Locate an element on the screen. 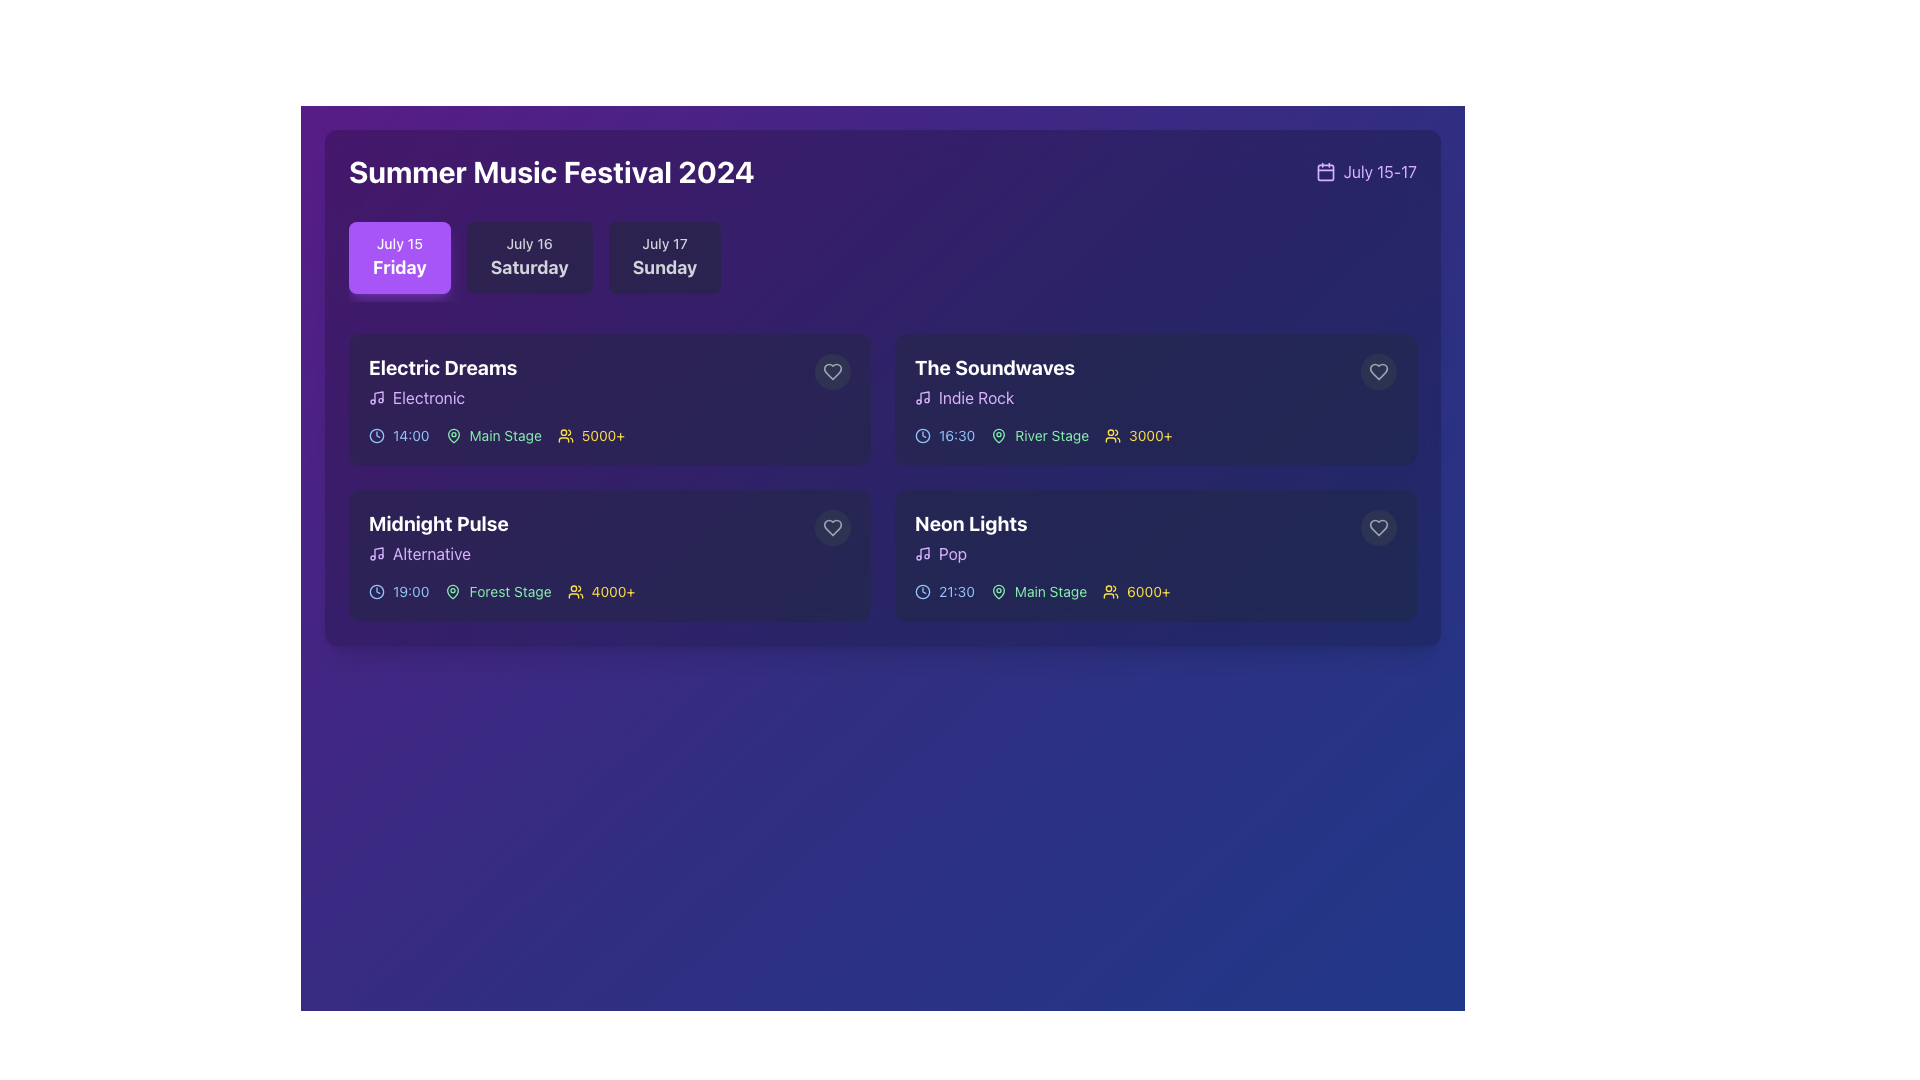 The width and height of the screenshot is (1920, 1080). the heart icon in the bottom-right corner of the 'Midnight Pulse' card under the 'July 15' section to mark or unmark it as a favorite is located at coordinates (833, 527).